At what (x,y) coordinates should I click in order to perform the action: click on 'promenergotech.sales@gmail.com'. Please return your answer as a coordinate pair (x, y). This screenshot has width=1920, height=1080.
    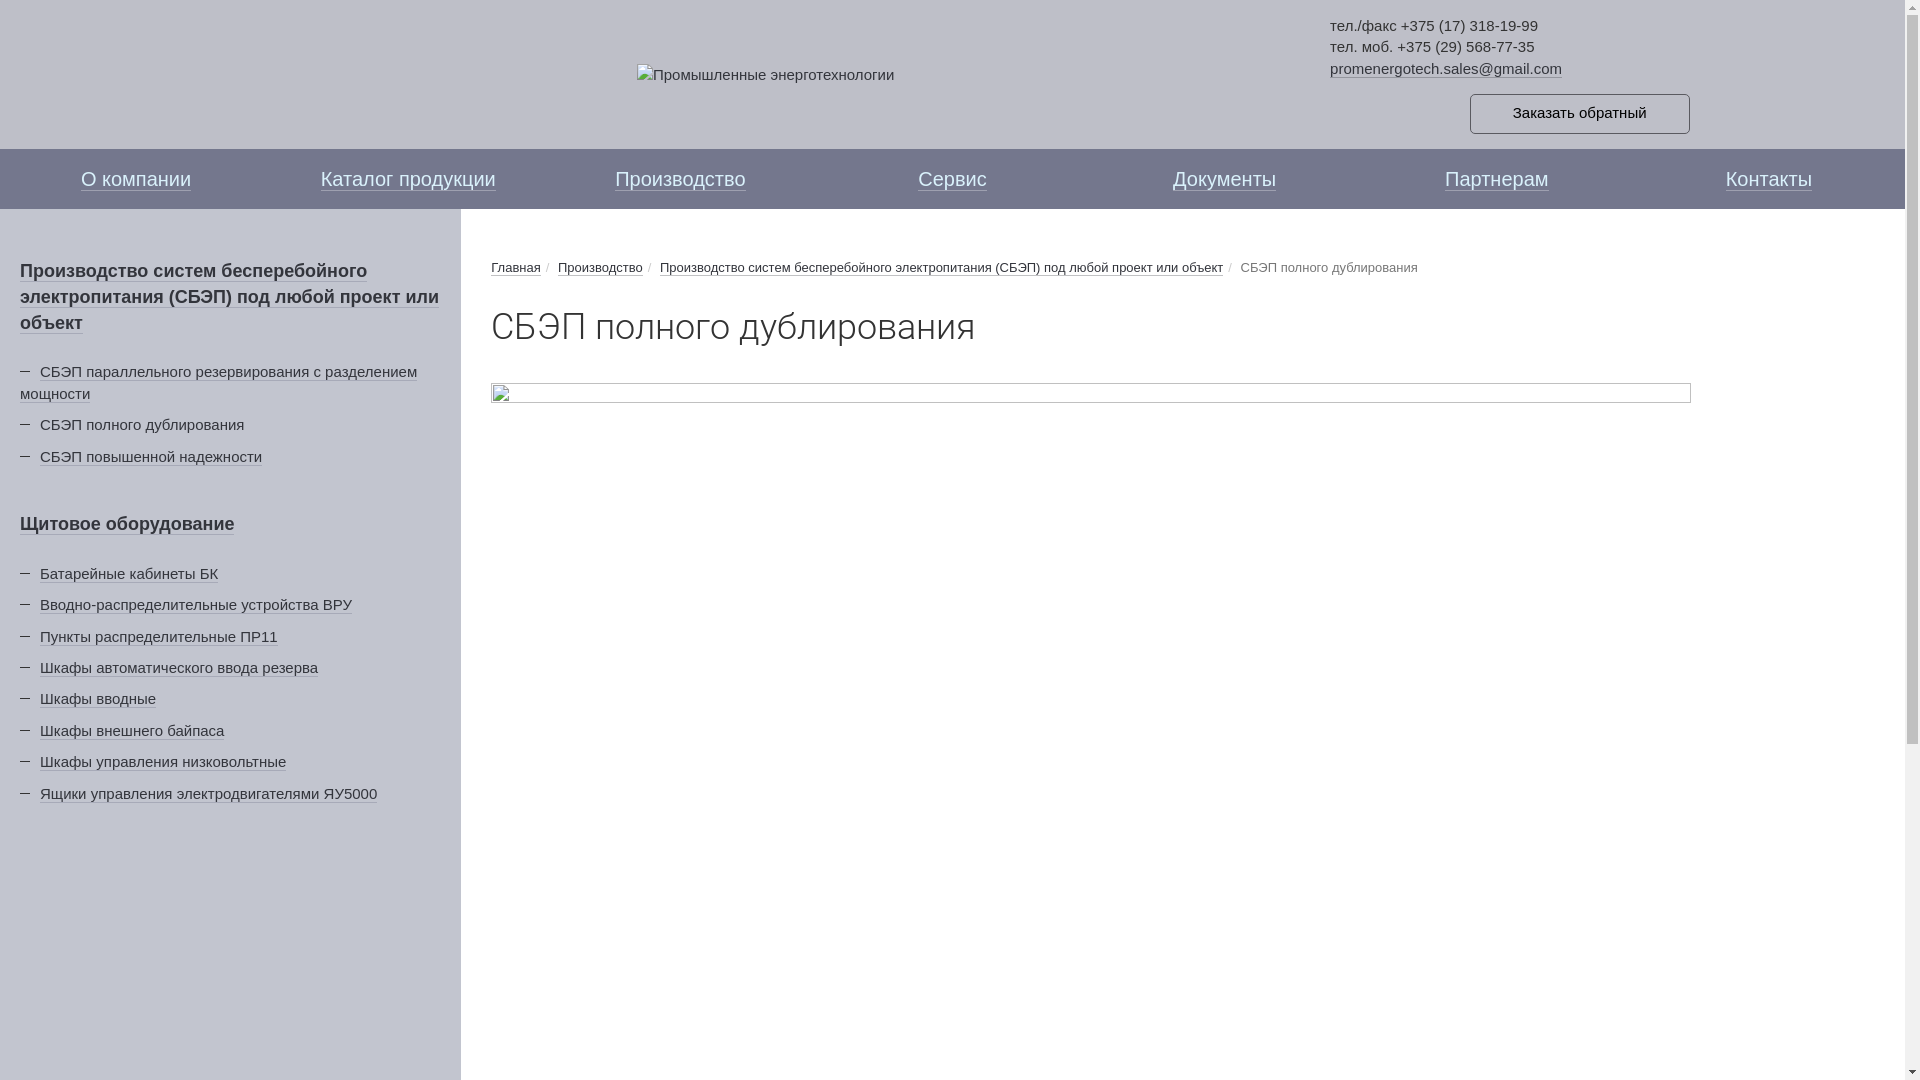
    Looking at the image, I should click on (1445, 68).